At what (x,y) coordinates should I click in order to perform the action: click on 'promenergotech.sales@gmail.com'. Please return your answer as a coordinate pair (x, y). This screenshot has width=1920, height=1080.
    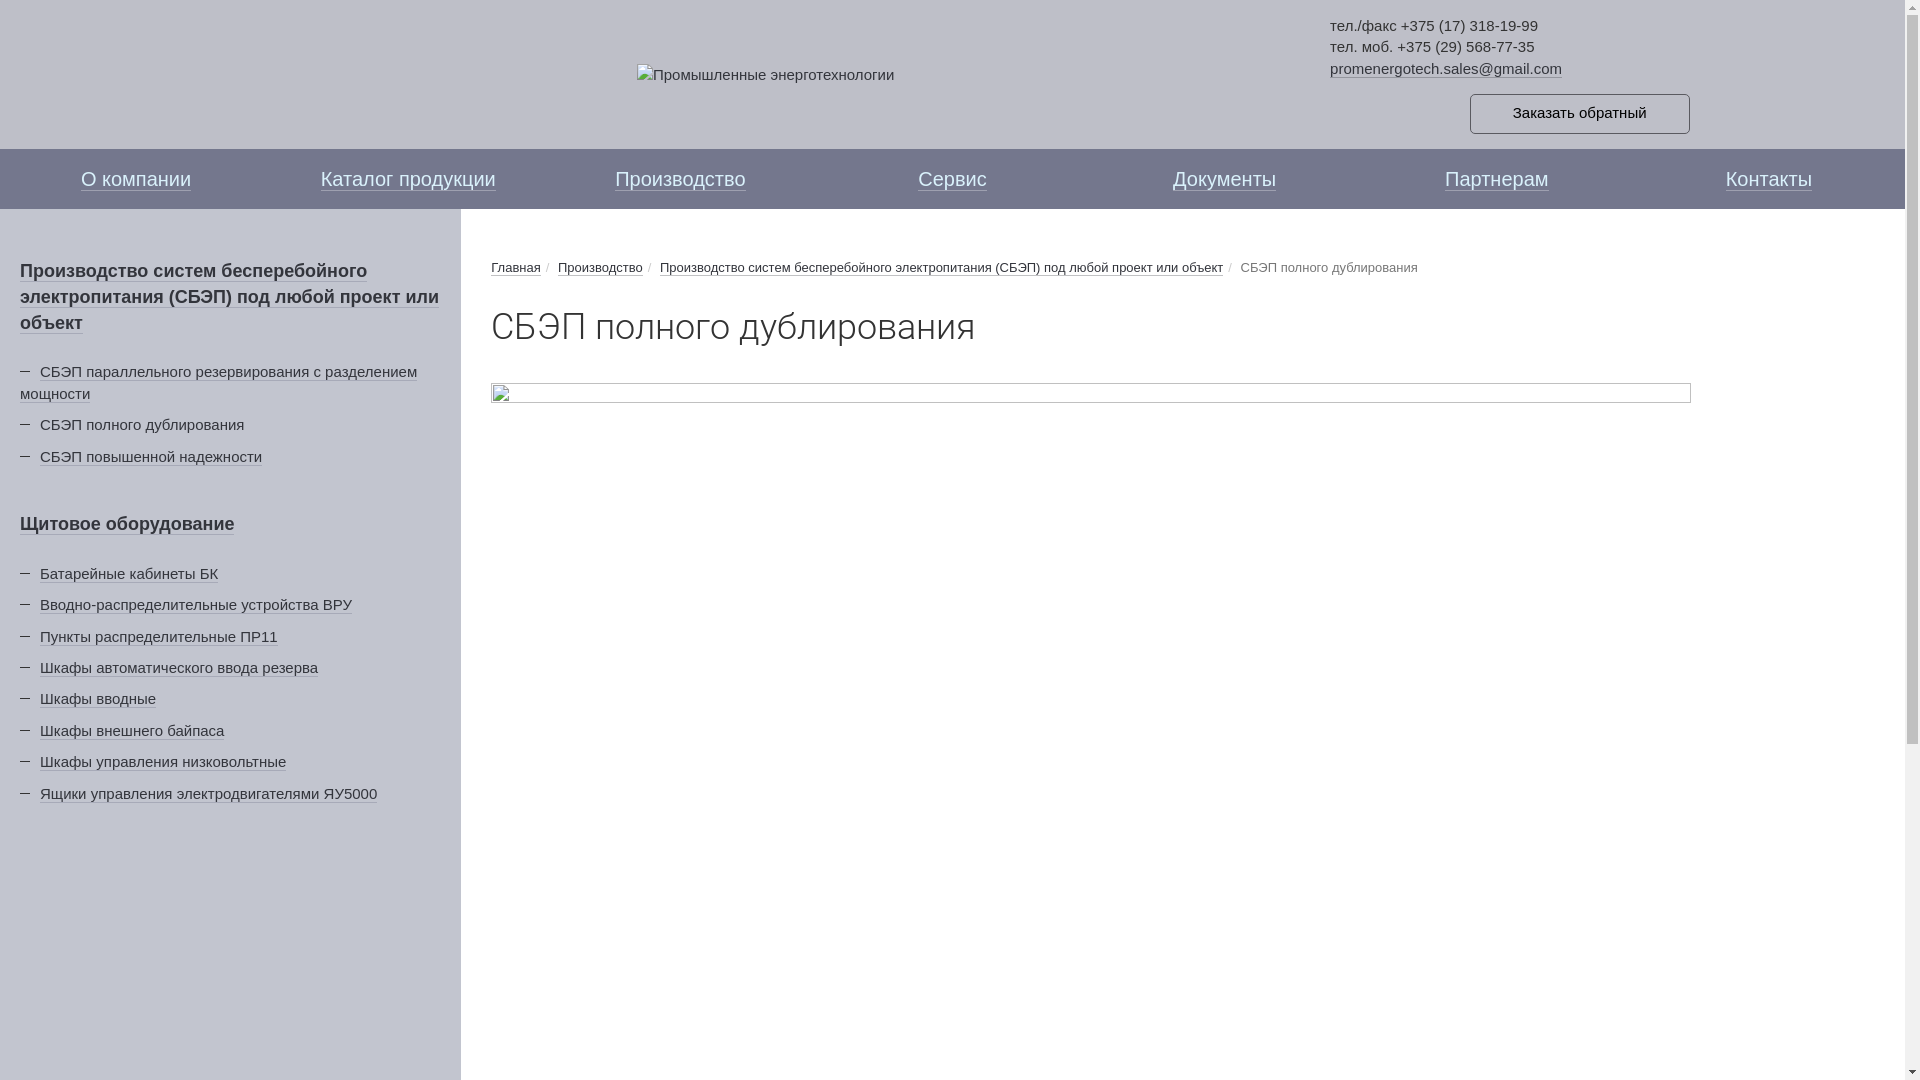
    Looking at the image, I should click on (1445, 68).